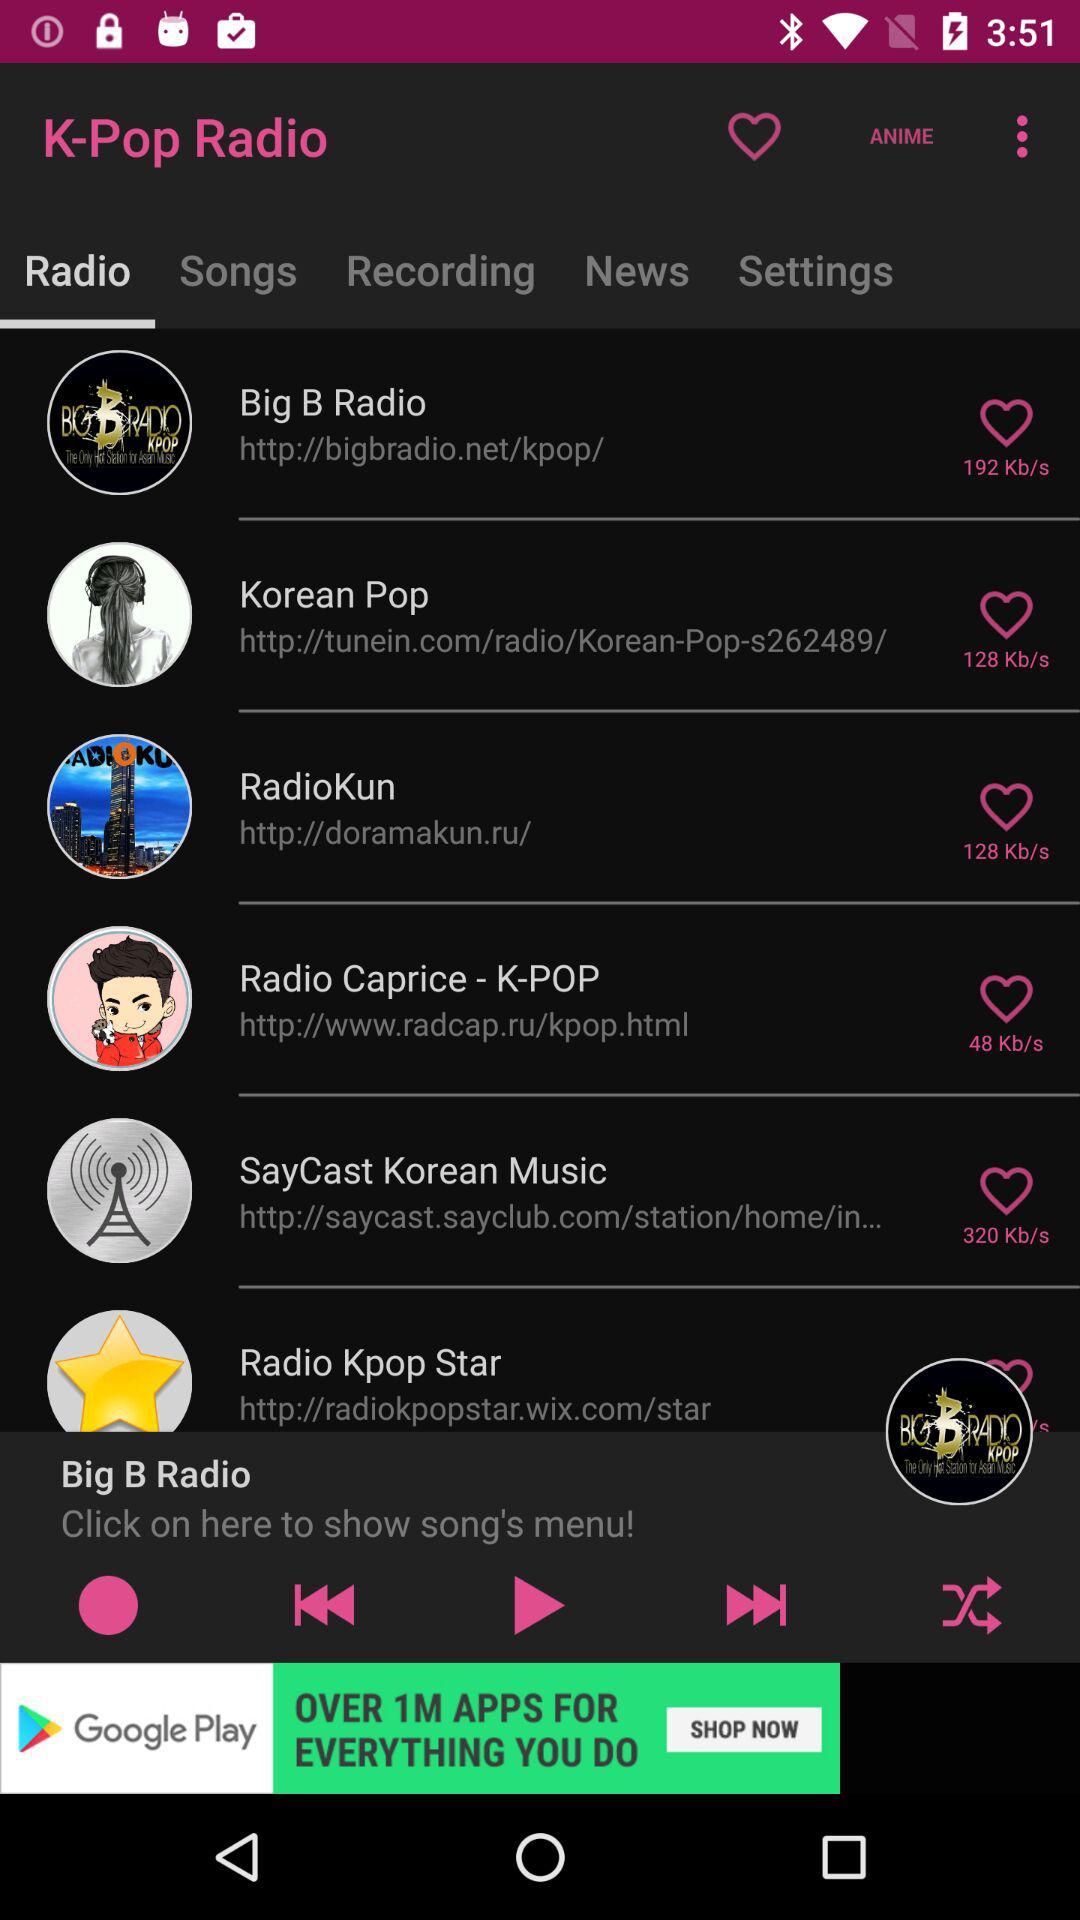 The height and width of the screenshot is (1920, 1080). Describe the element at coordinates (1006, 806) in the screenshot. I see `the like icon which is to the right of radiokun` at that location.